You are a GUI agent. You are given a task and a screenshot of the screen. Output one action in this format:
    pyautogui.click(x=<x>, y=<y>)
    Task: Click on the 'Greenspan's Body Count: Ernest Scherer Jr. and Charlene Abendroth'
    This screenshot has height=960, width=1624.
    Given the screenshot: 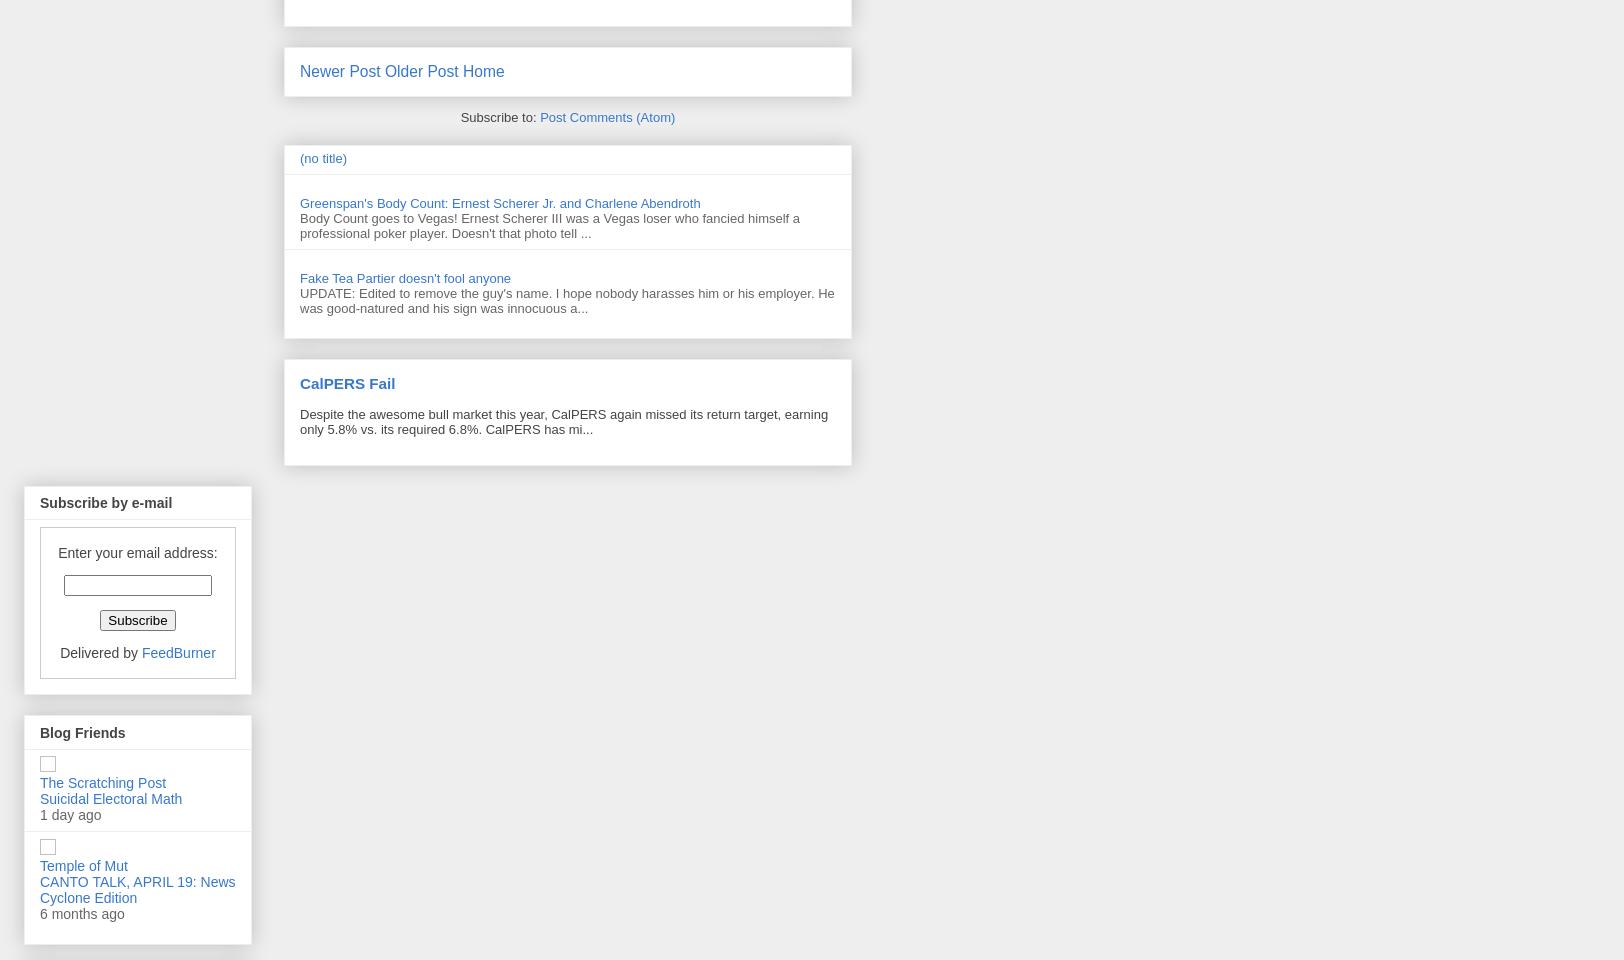 What is the action you would take?
    pyautogui.click(x=500, y=203)
    